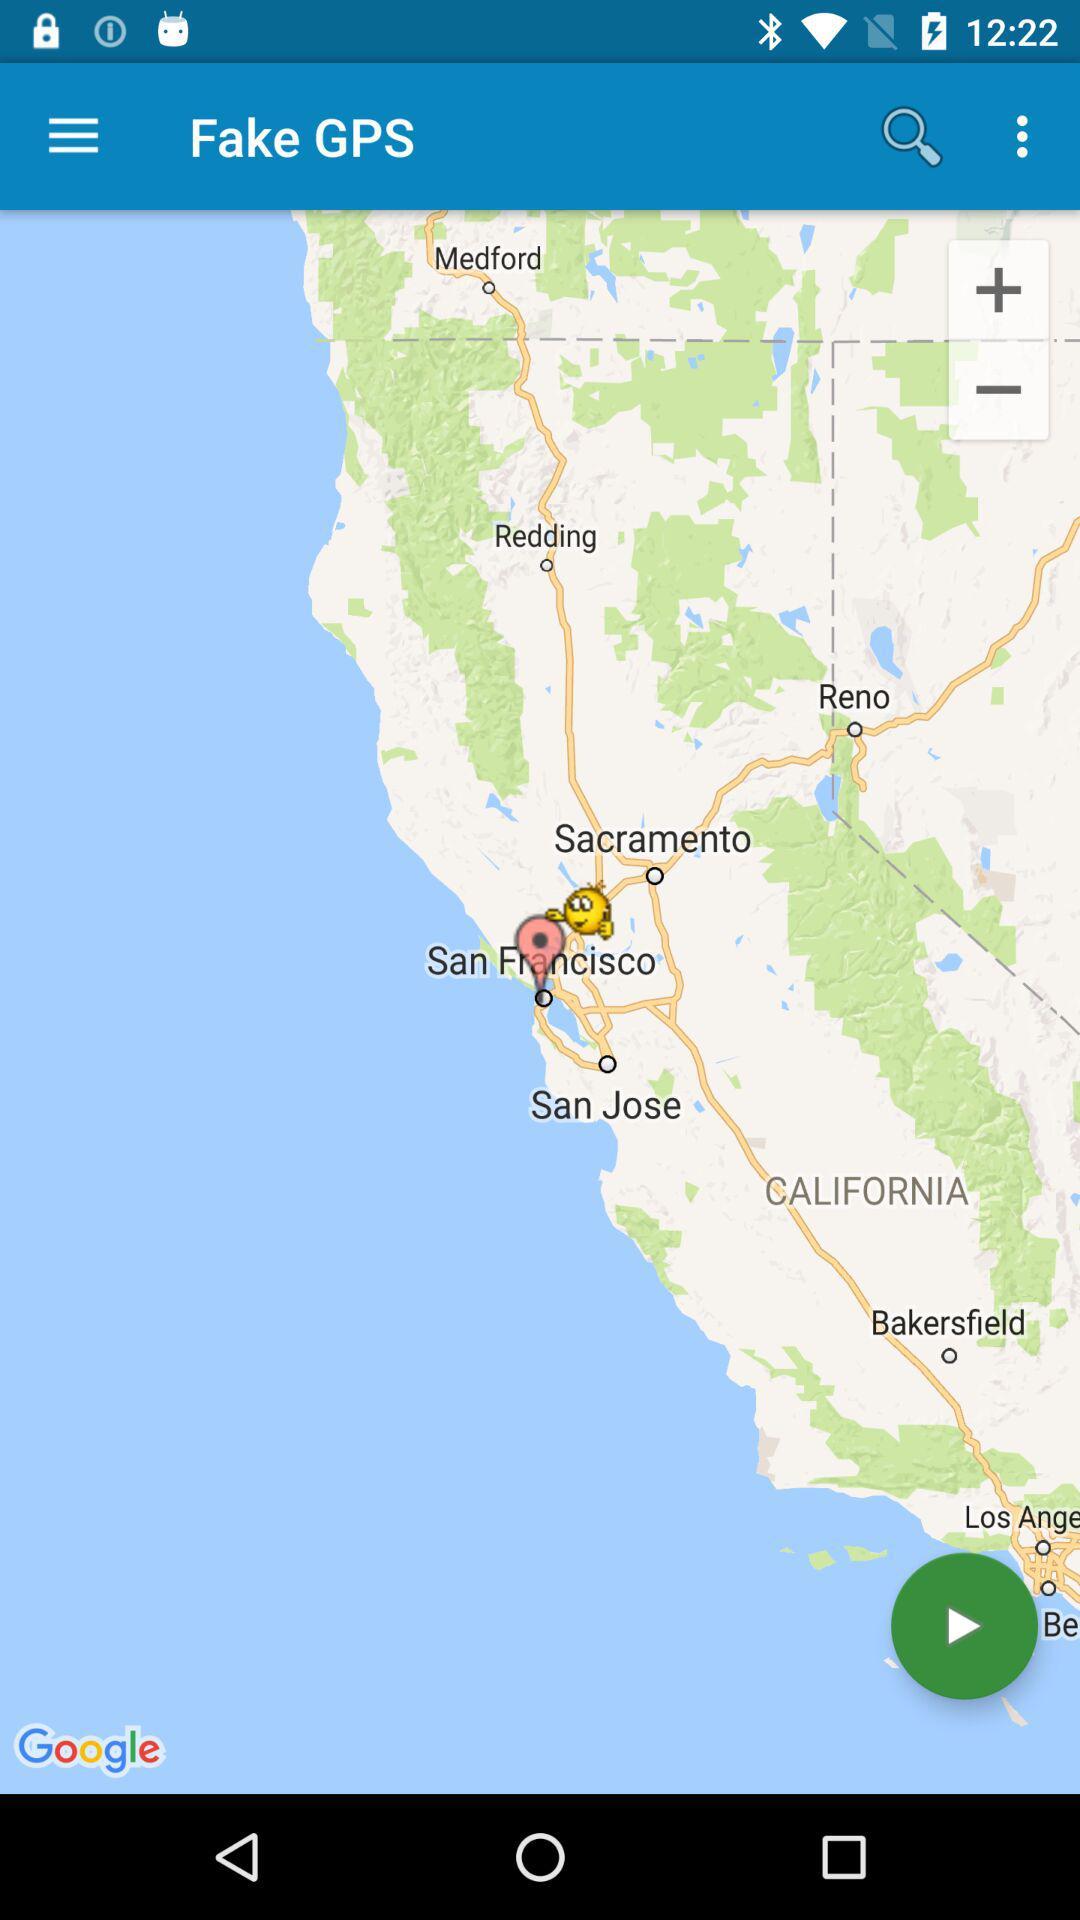  What do you see at coordinates (72, 135) in the screenshot?
I see `the icon to the left of fake gps icon` at bounding box center [72, 135].